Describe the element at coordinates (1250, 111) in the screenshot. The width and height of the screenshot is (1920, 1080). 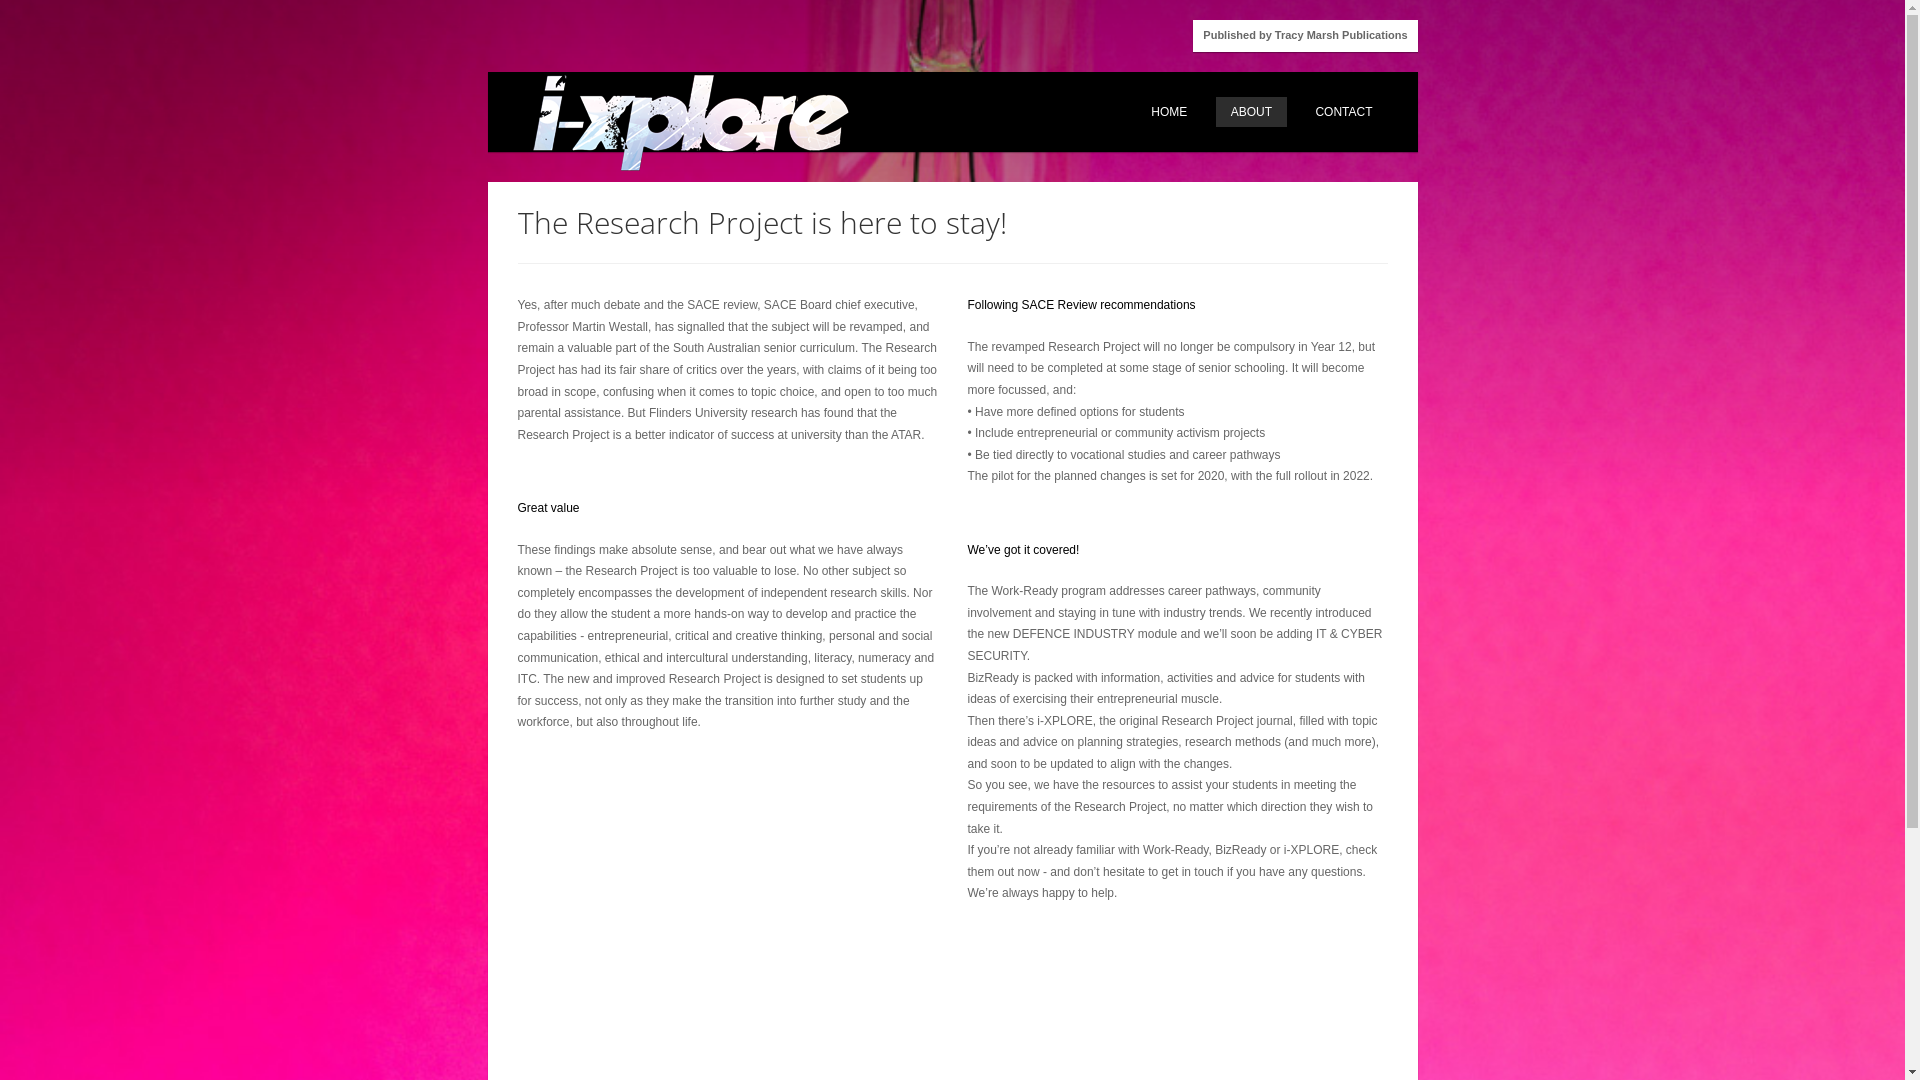
I see `'ABOUT'` at that location.